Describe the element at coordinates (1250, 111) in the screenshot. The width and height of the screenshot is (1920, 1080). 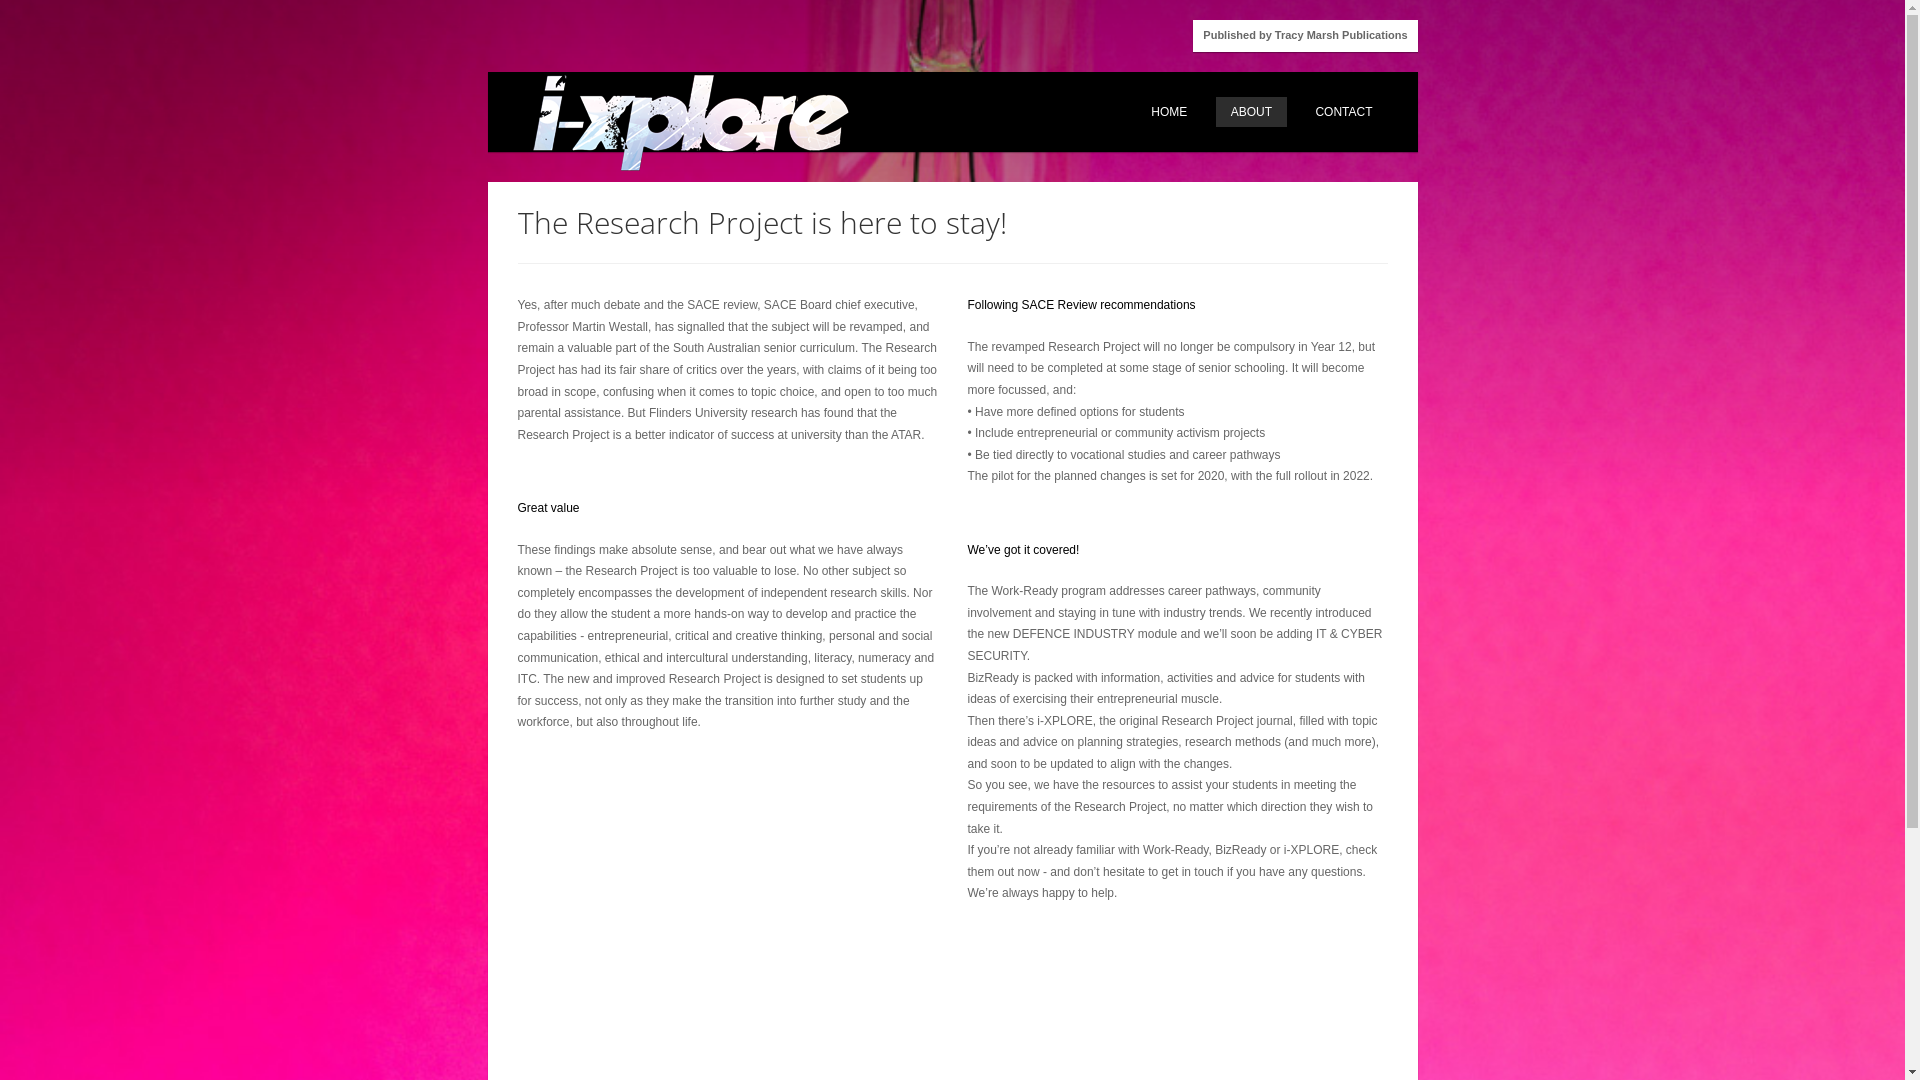
I see `'ABOUT'` at that location.